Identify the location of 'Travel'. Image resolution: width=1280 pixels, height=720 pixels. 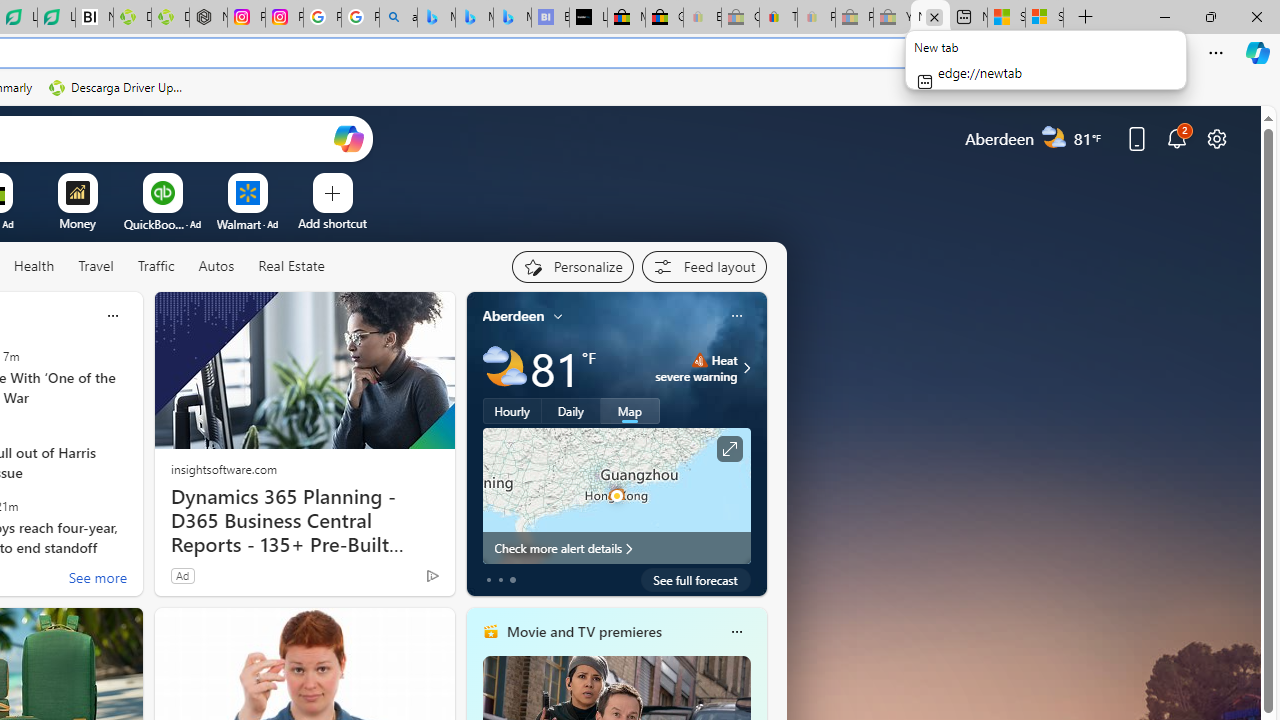
(95, 266).